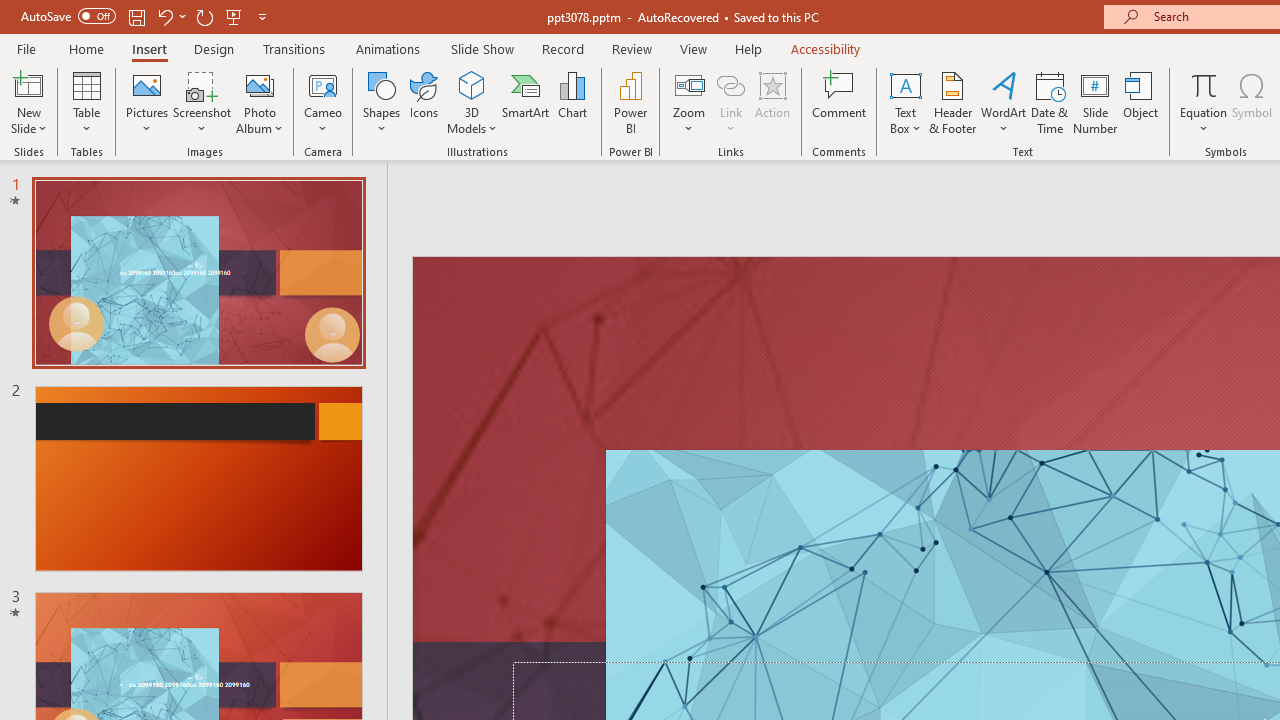 The height and width of the screenshot is (720, 1280). Describe the element at coordinates (630, 48) in the screenshot. I see `'Review'` at that location.